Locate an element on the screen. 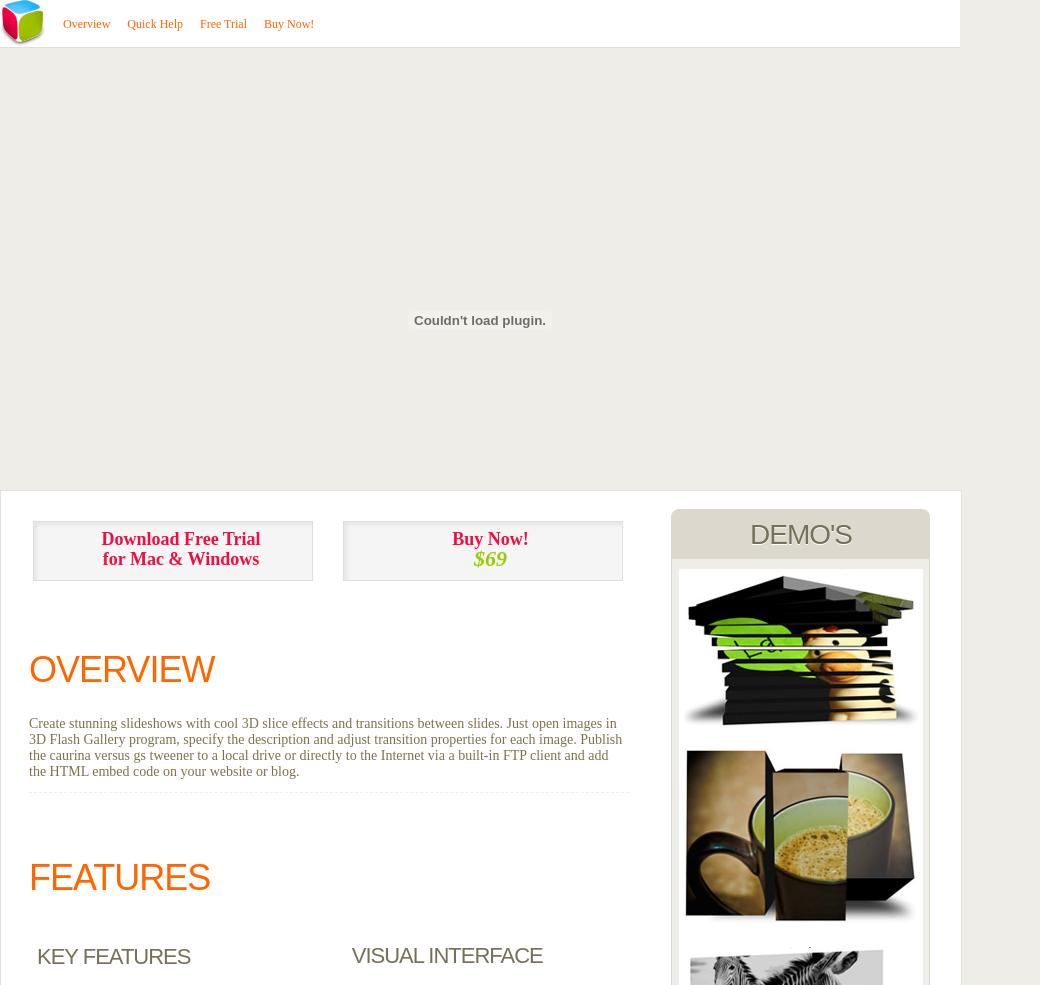 The image size is (1040, 985). 'Create stunning slideshows with cool 3D slice effects and transitions between' is located at coordinates (248, 723).